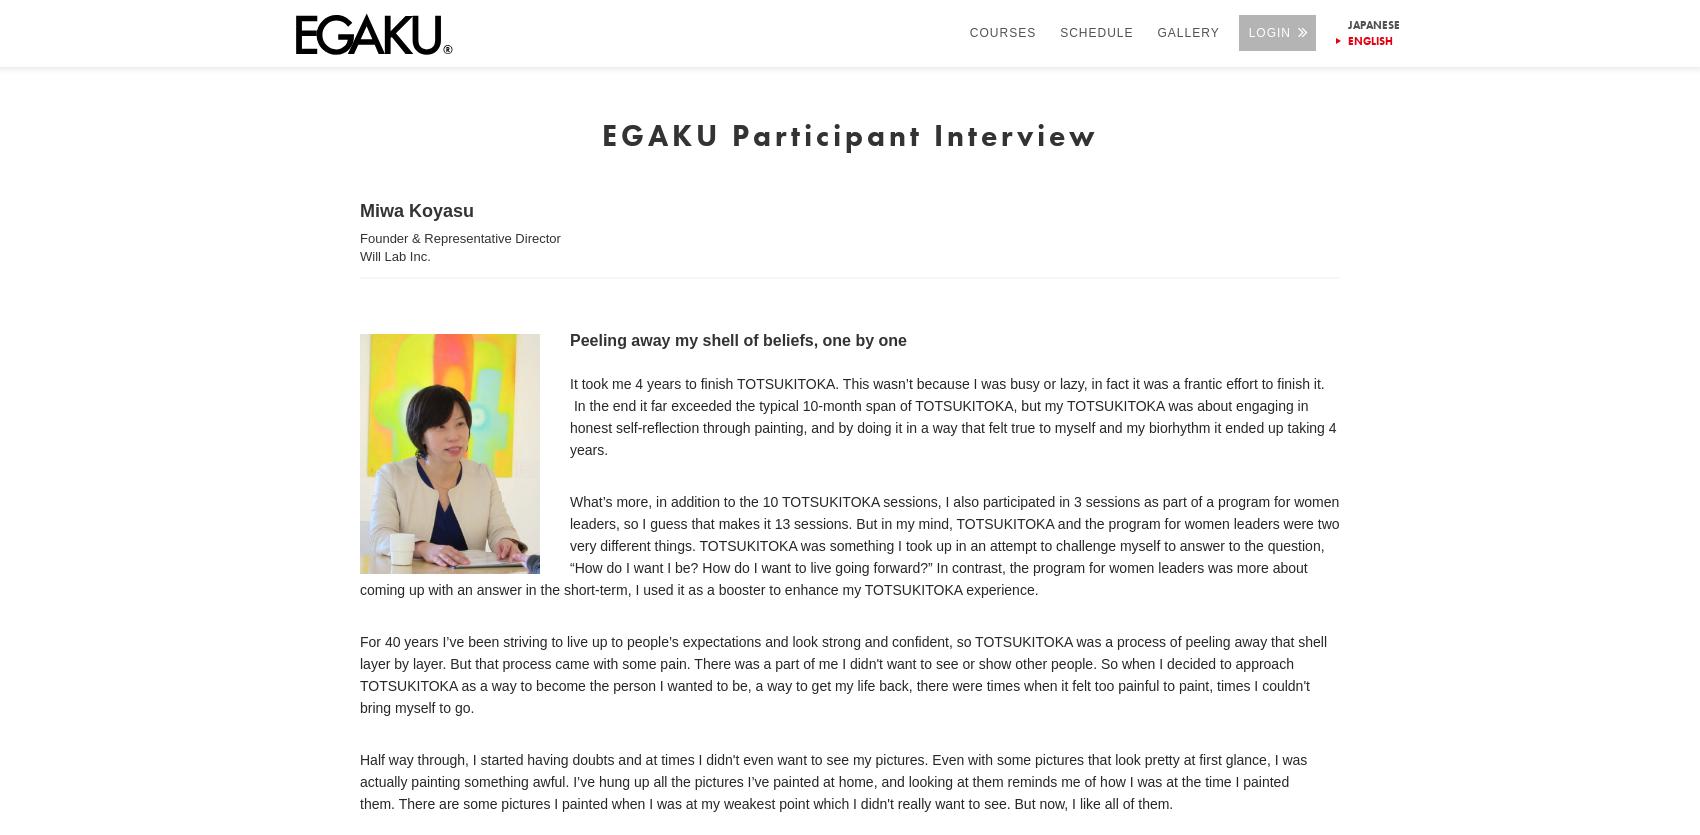  Describe the element at coordinates (1001, 32) in the screenshot. I see `'COURSES'` at that location.